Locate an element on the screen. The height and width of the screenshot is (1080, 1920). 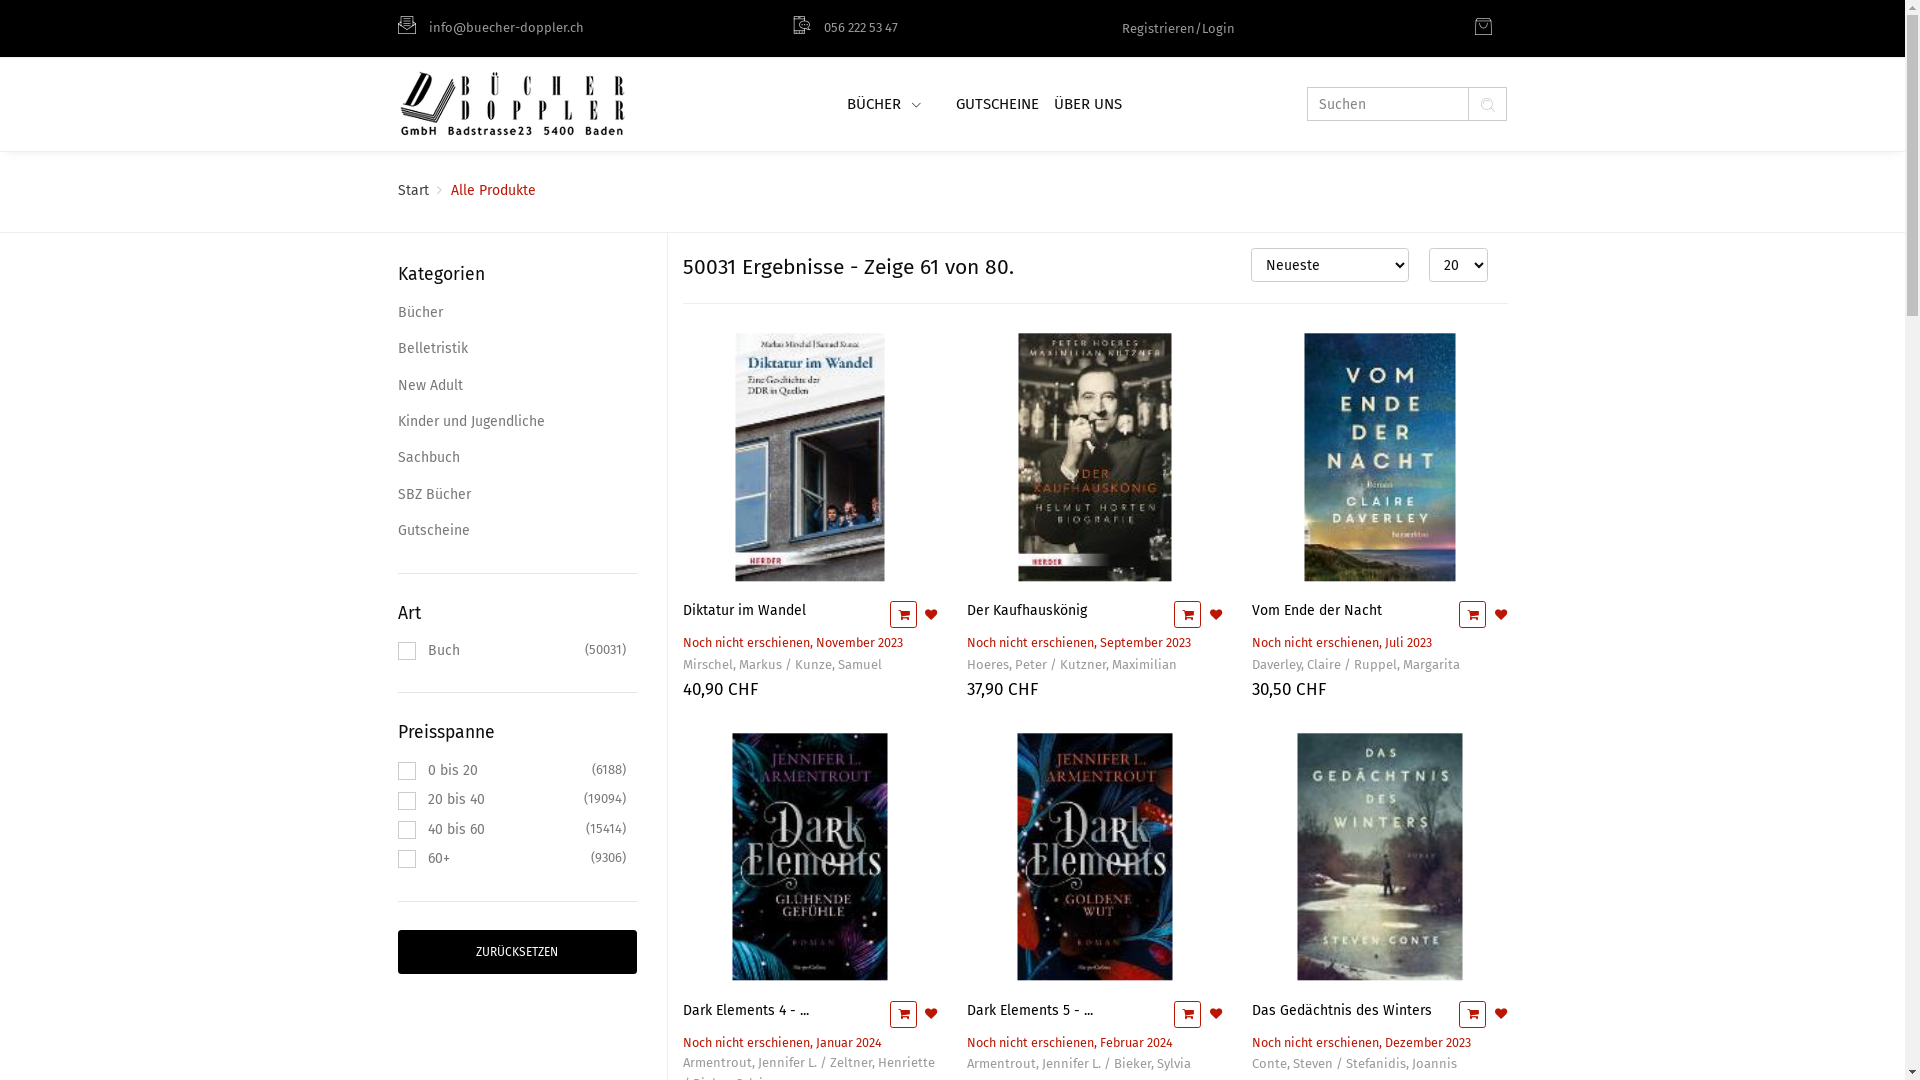
'New Adult' is located at coordinates (517, 385).